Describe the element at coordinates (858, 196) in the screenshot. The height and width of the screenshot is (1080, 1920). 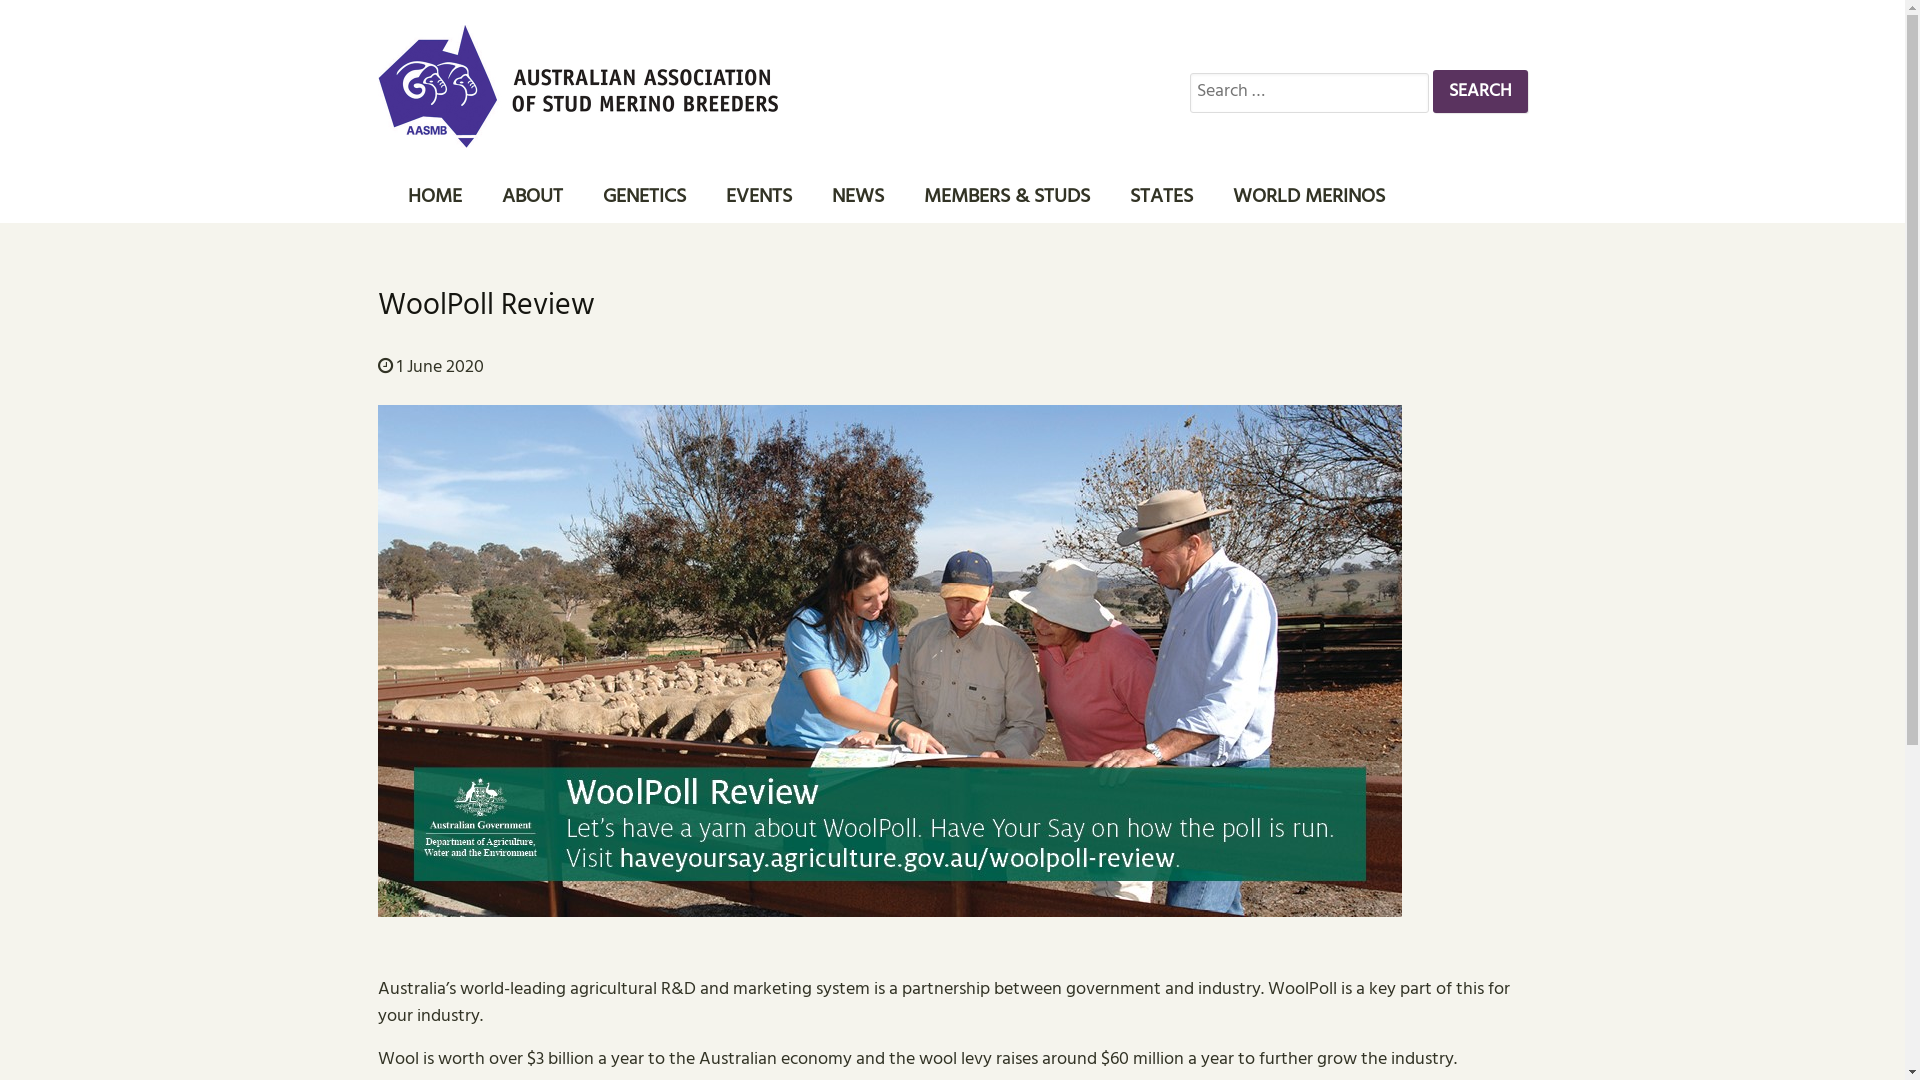
I see `'NEWS'` at that location.